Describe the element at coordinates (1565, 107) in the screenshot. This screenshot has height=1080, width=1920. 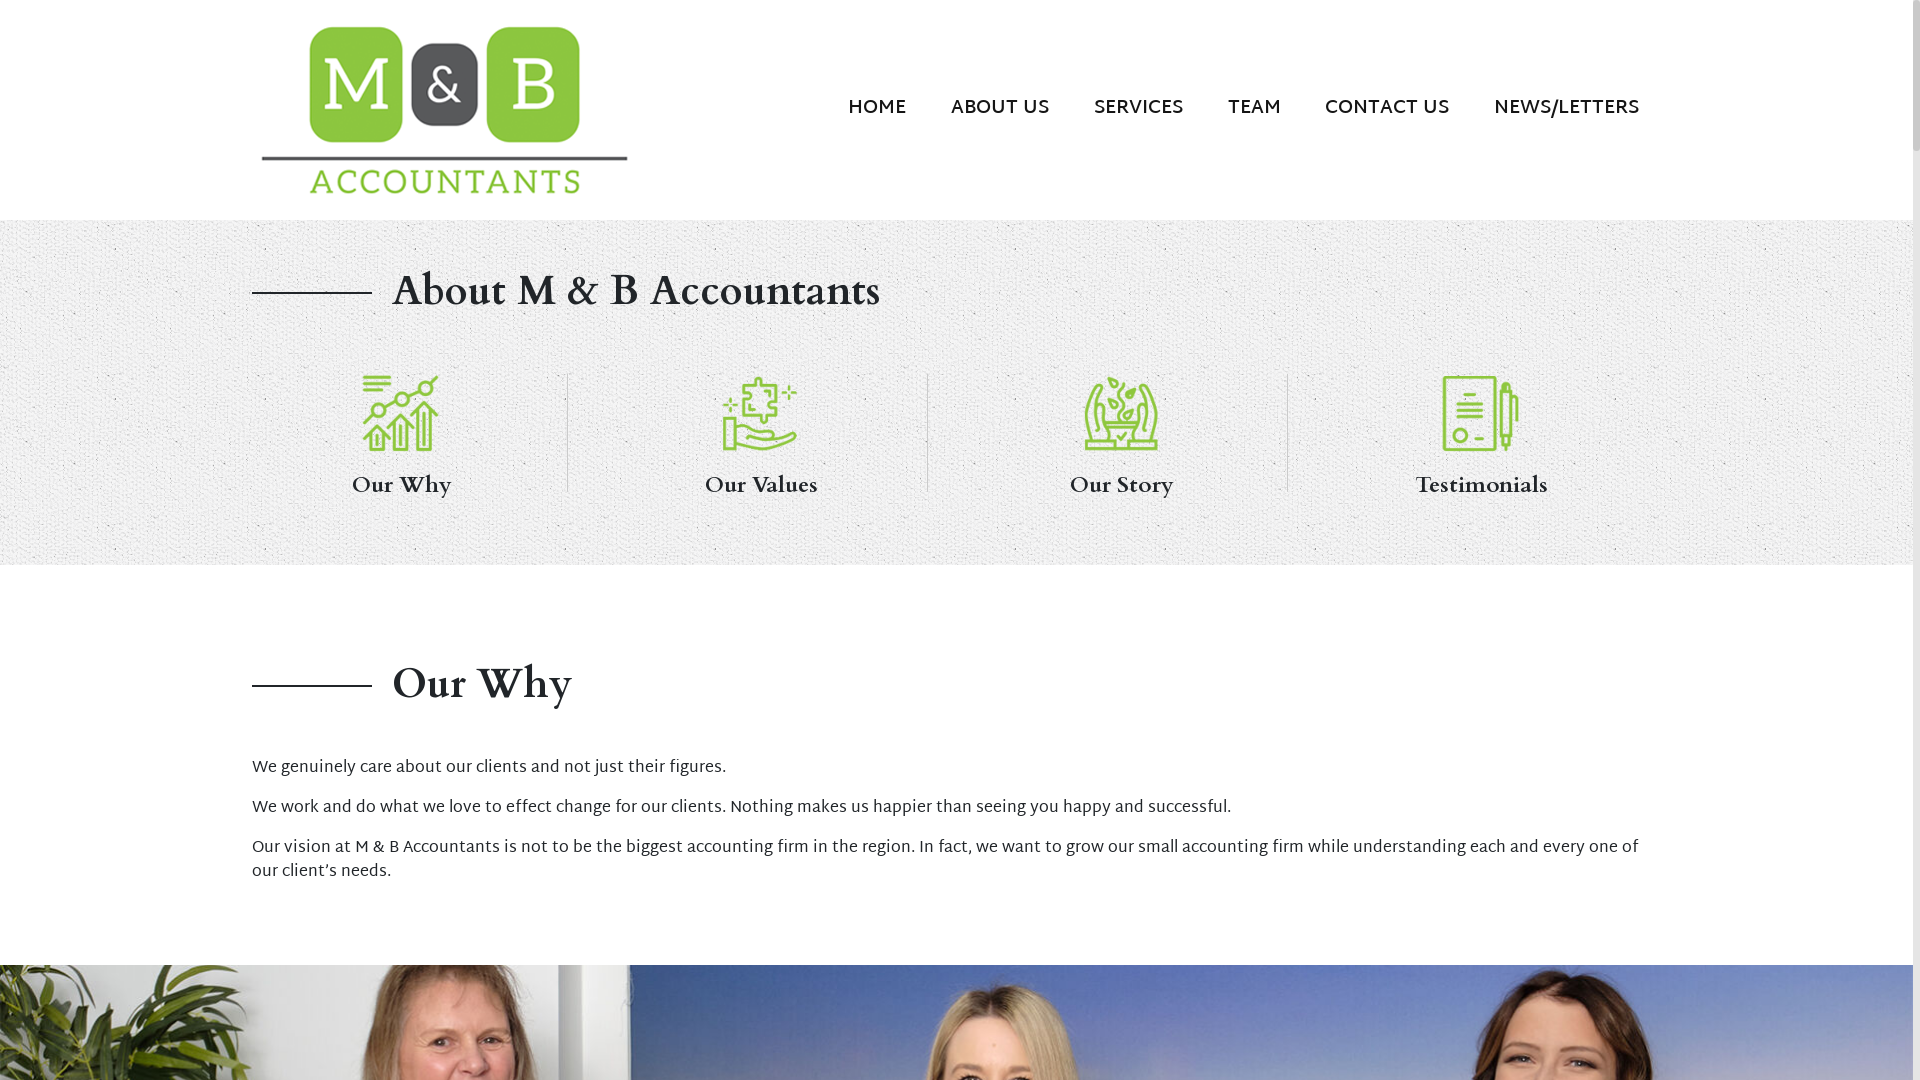
I see `'NEWS/LETTERS'` at that location.